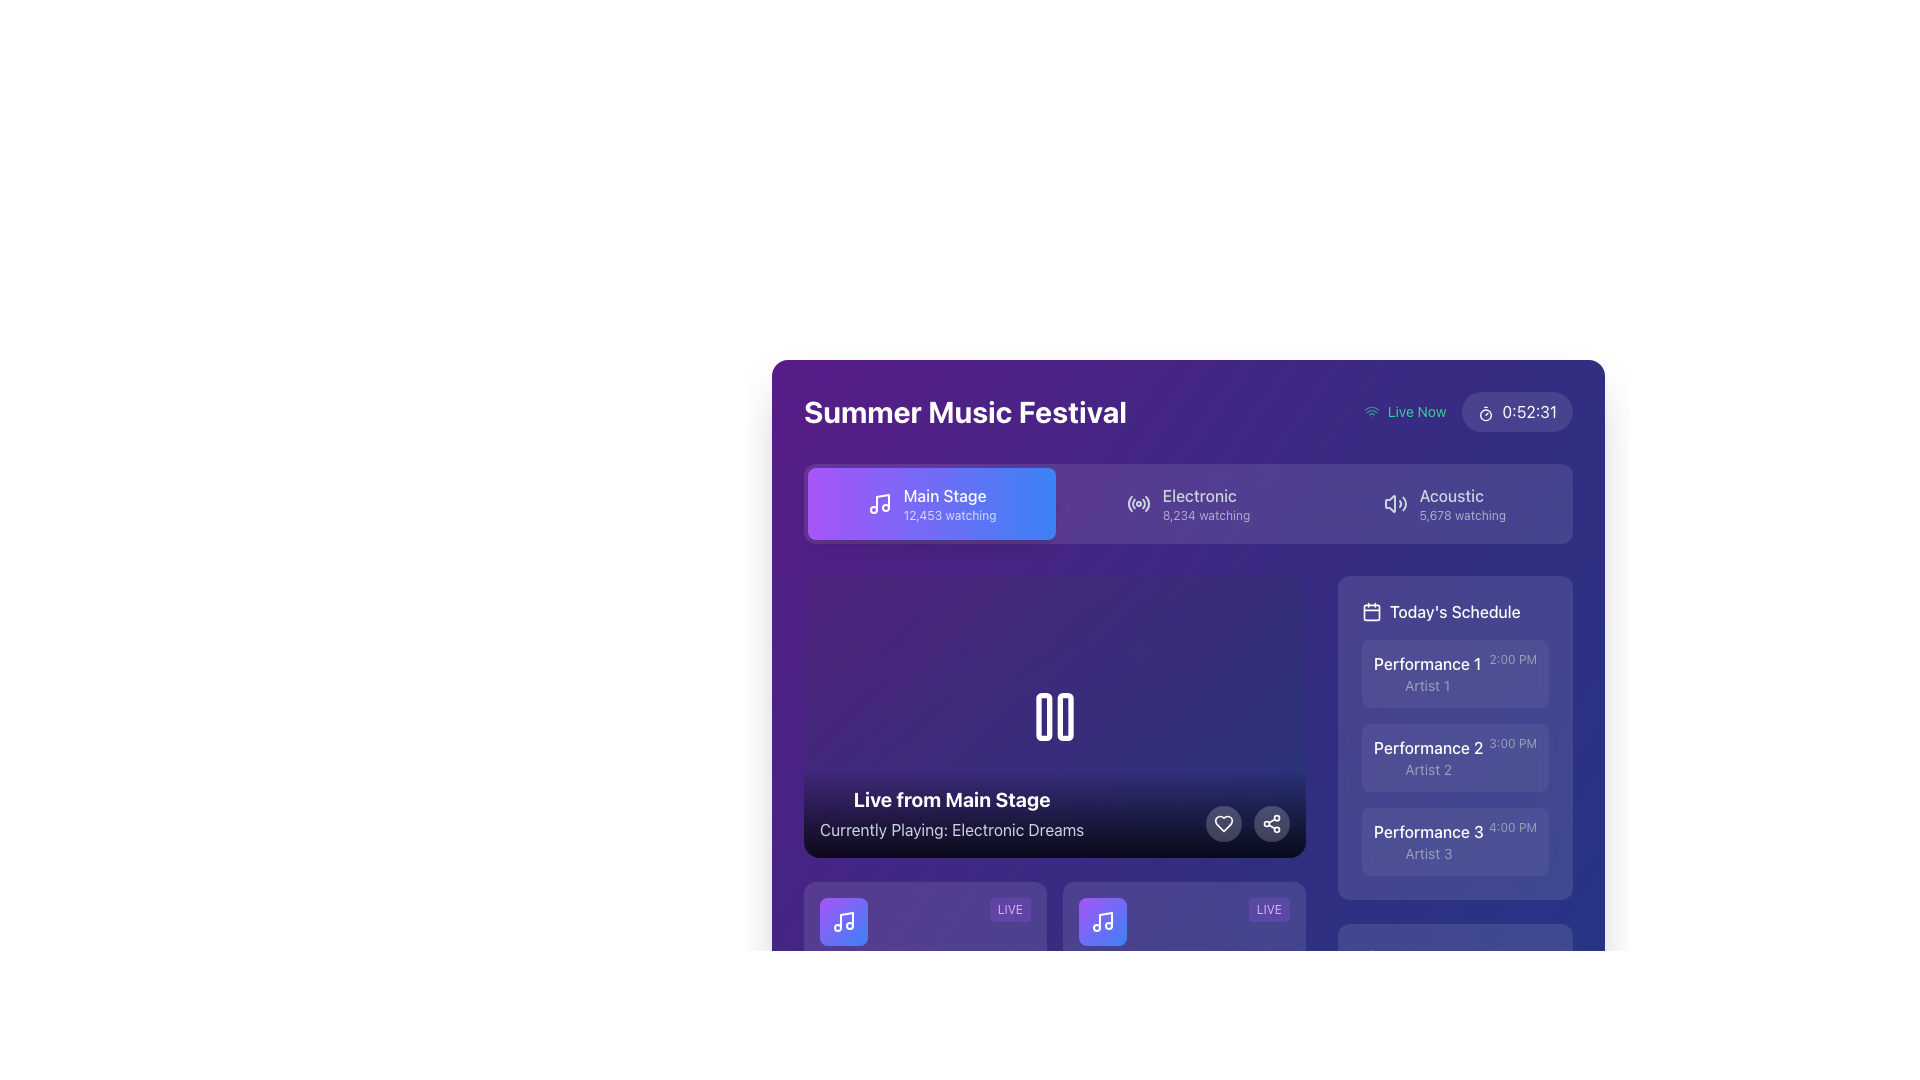 The width and height of the screenshot is (1920, 1080). What do you see at coordinates (951, 814) in the screenshot?
I see `text content displayed in the Text display with headings and subheadings, which shows 'Live from Main Stage' in bold white font and 'Currently Playing: Electronic Dreams' in lighter font below it` at bounding box center [951, 814].